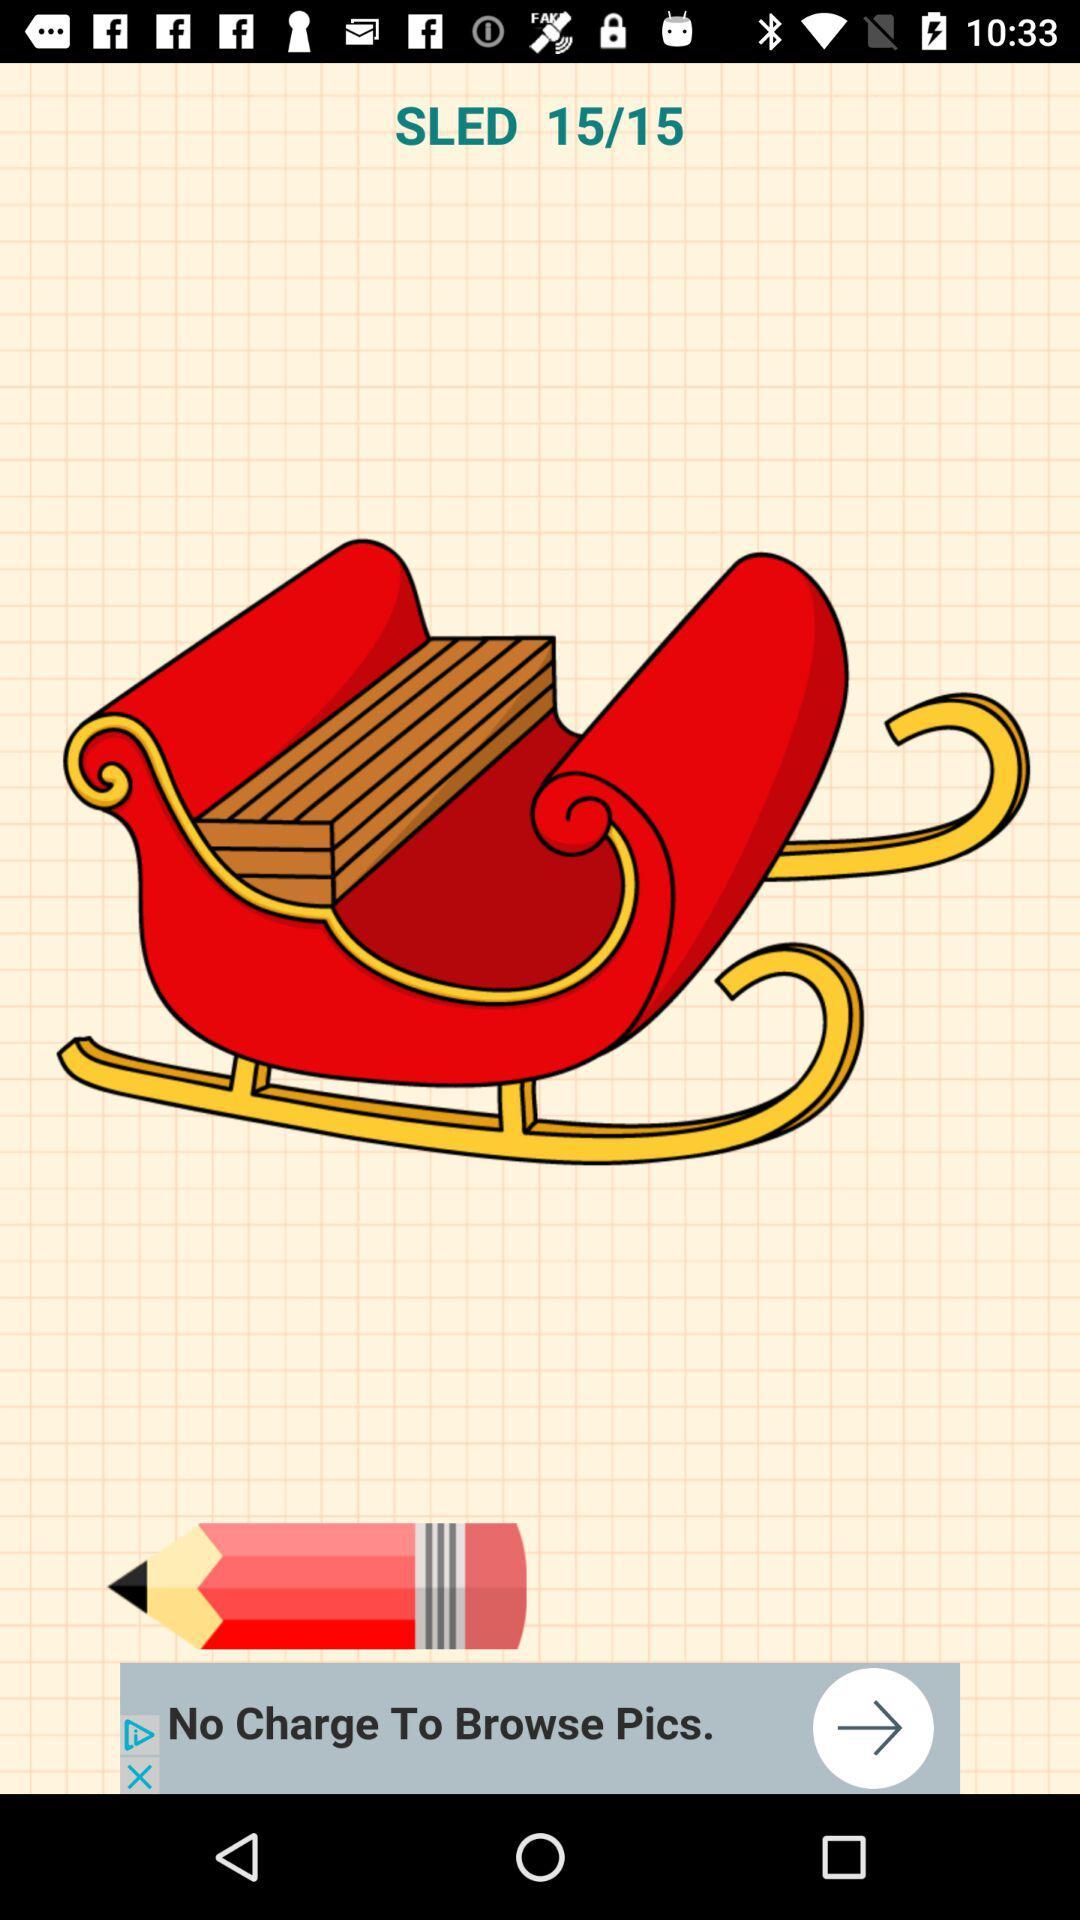  What do you see at coordinates (540, 1727) in the screenshot?
I see `advertisement page` at bounding box center [540, 1727].